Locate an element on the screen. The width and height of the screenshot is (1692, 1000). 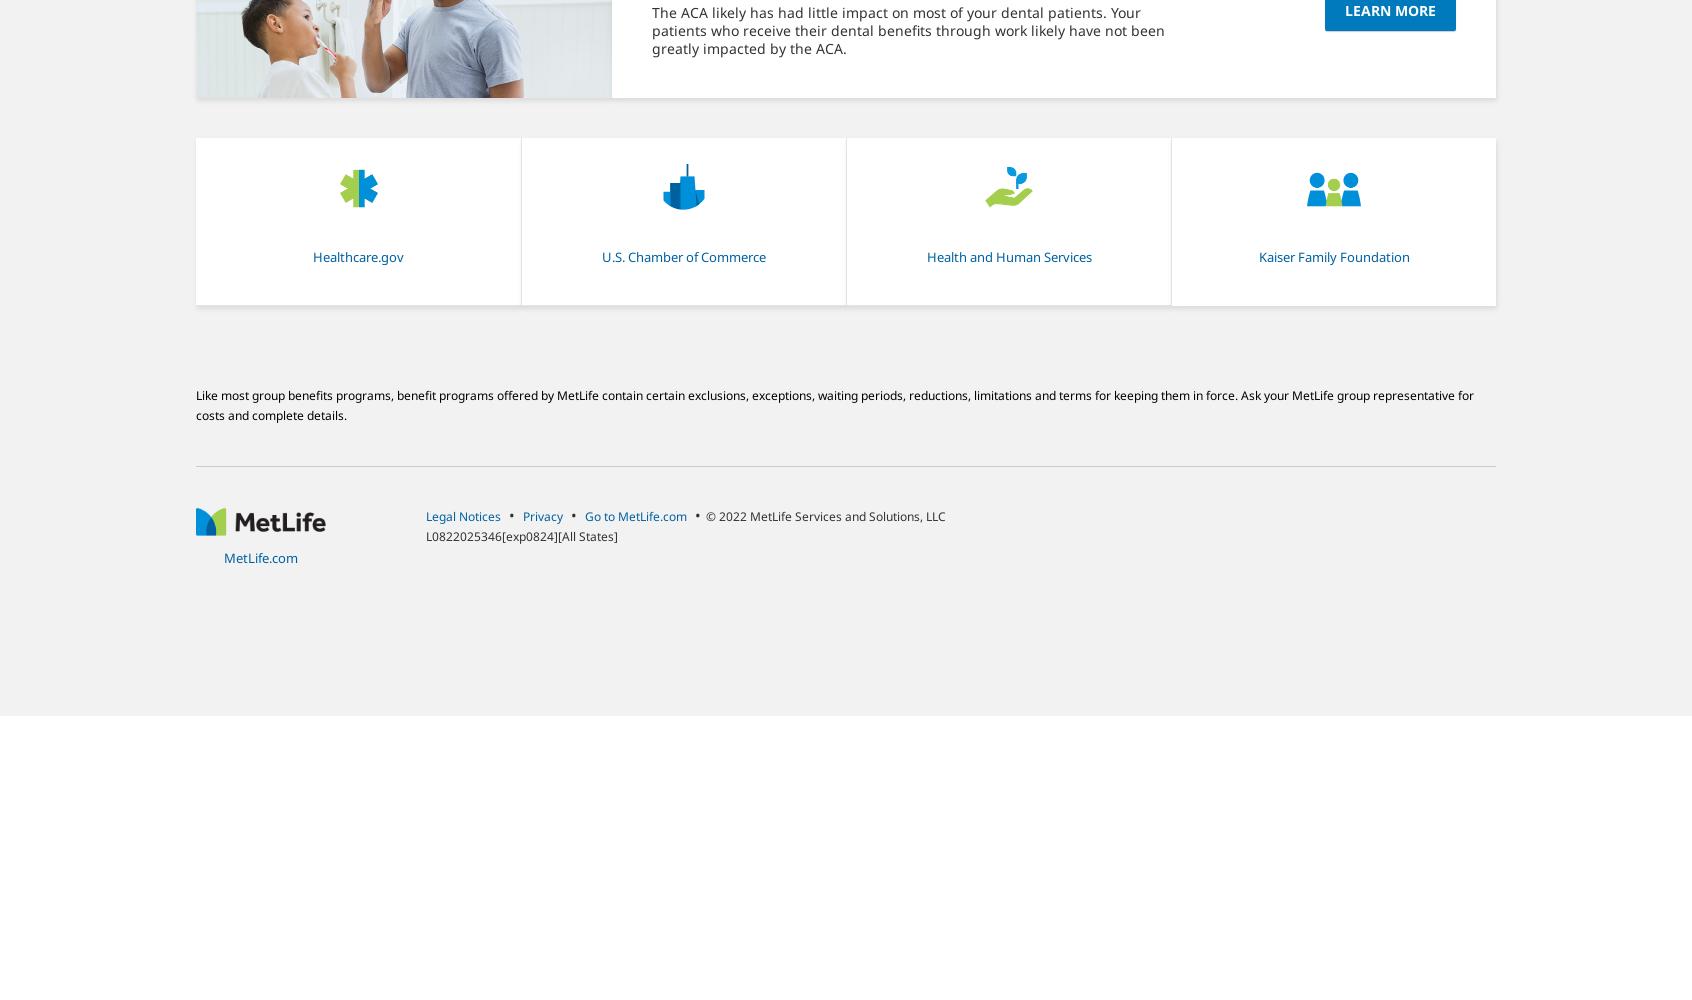
'Go to MetLife.com' is located at coordinates (636, 515).